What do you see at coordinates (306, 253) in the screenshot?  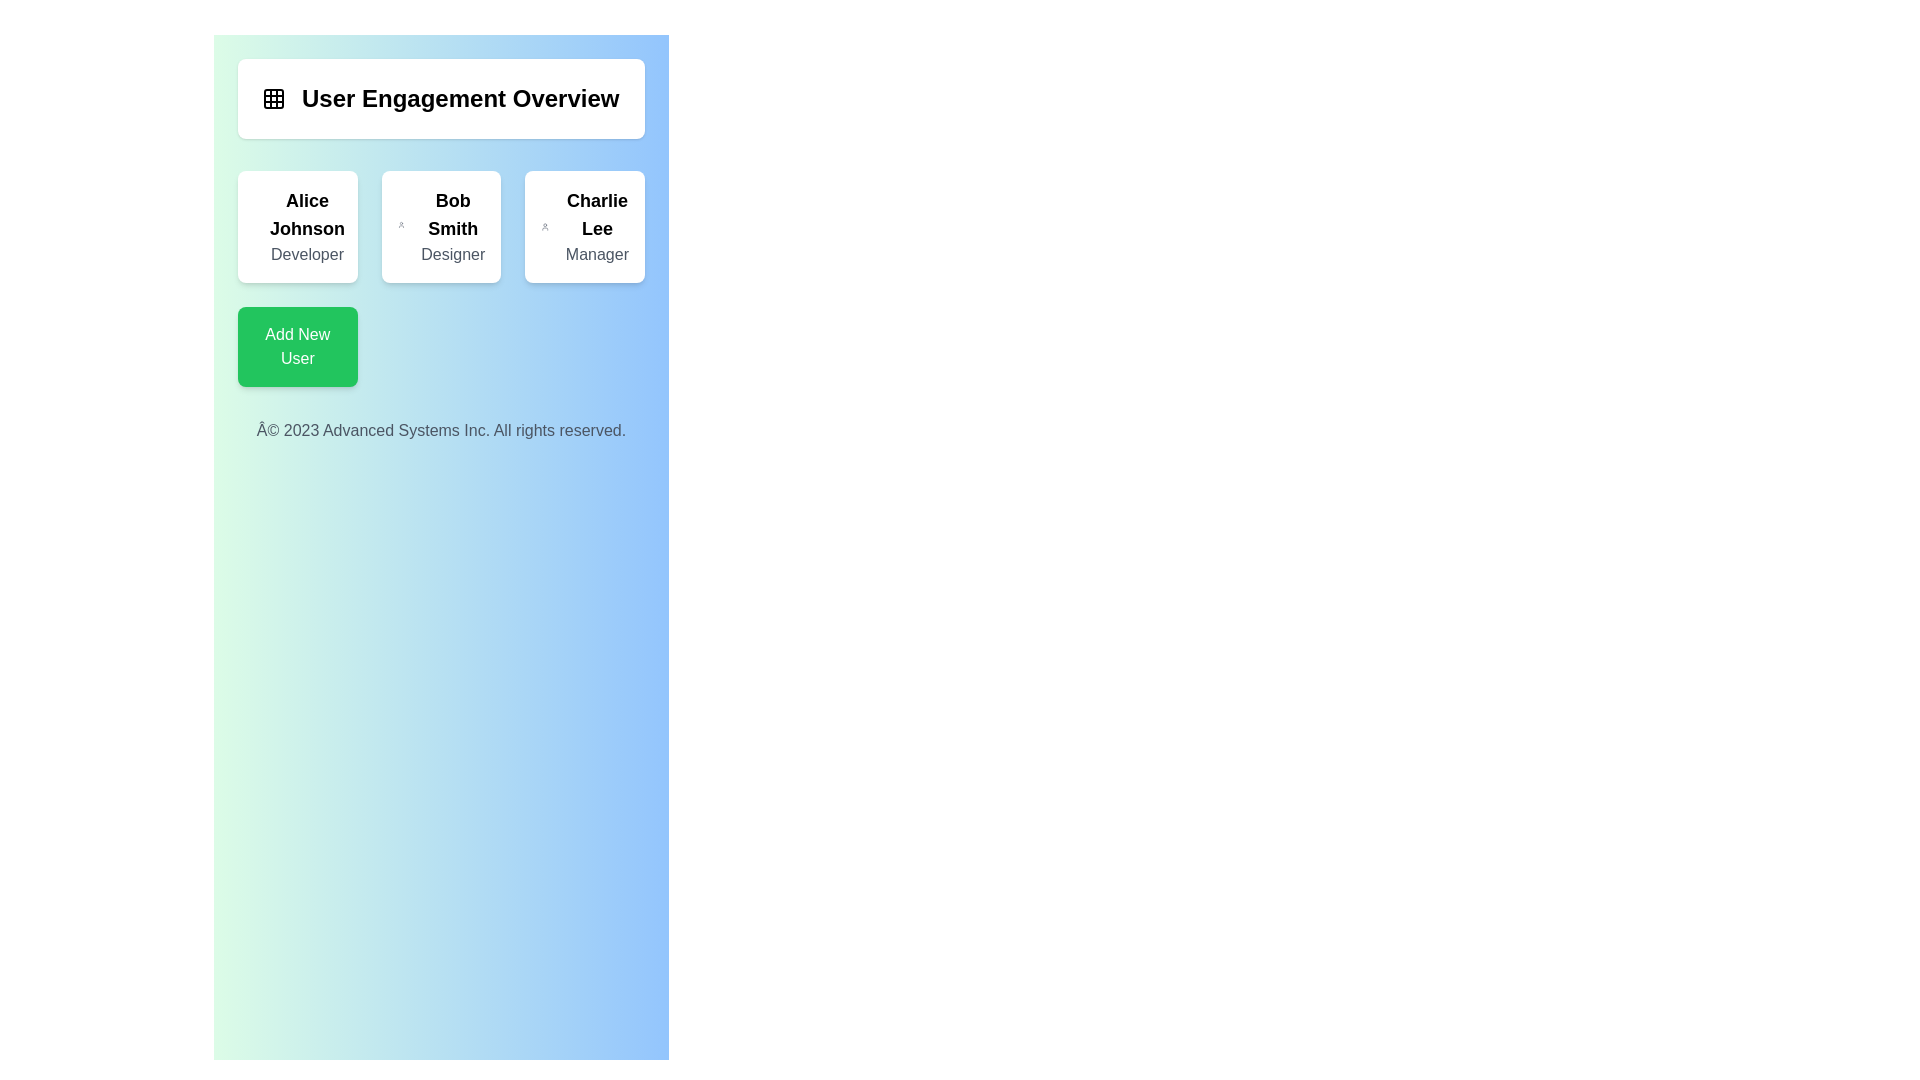 I see `the Text Label that displays the word 'Developer', which is centered below the name 'Alice Johnson' in muted gray color` at bounding box center [306, 253].